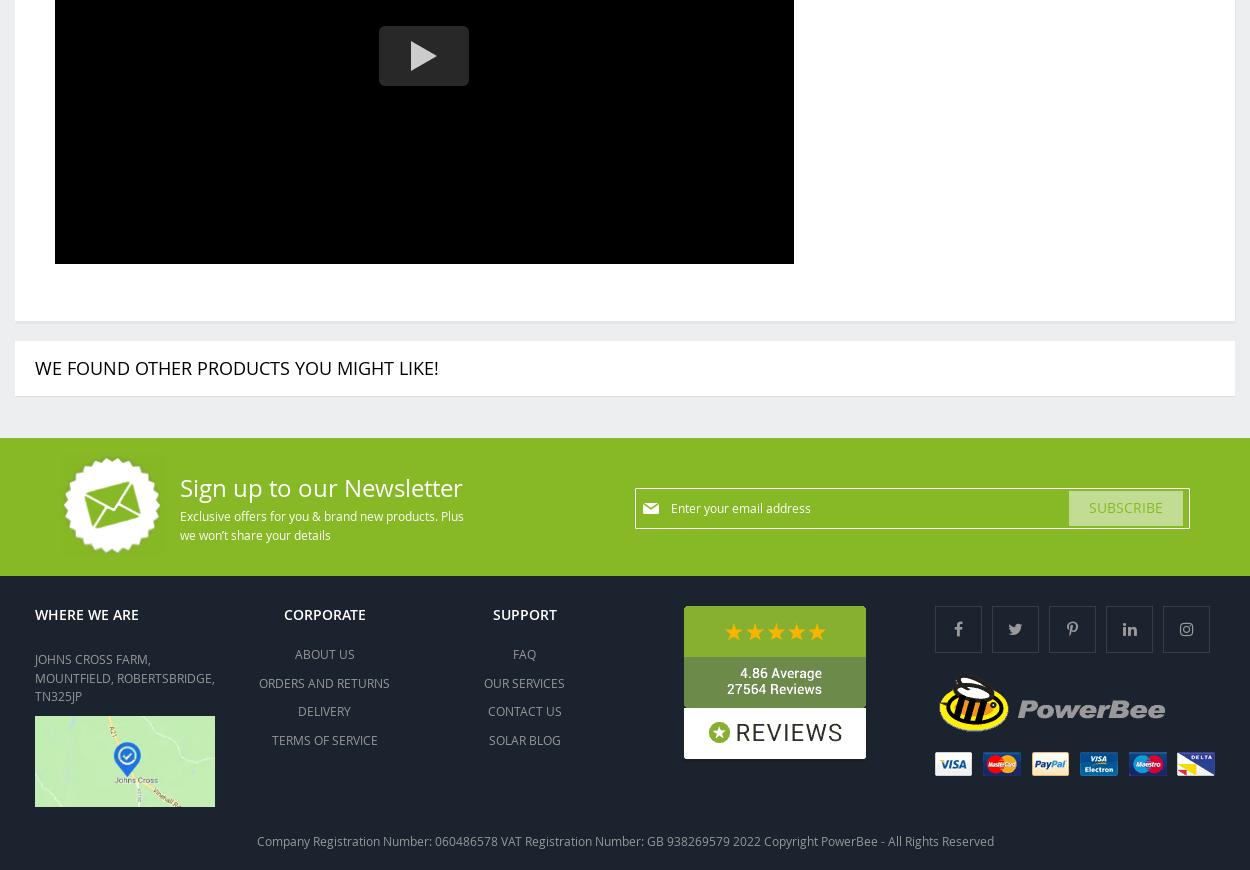 Image resolution: width=1250 pixels, height=870 pixels. Describe the element at coordinates (623, 839) in the screenshot. I see `'Company Registration Number: 060486578 VAT Registration Number: GB 938269579 2022 Copyright PowerBee - All Rights Reserved'` at that location.